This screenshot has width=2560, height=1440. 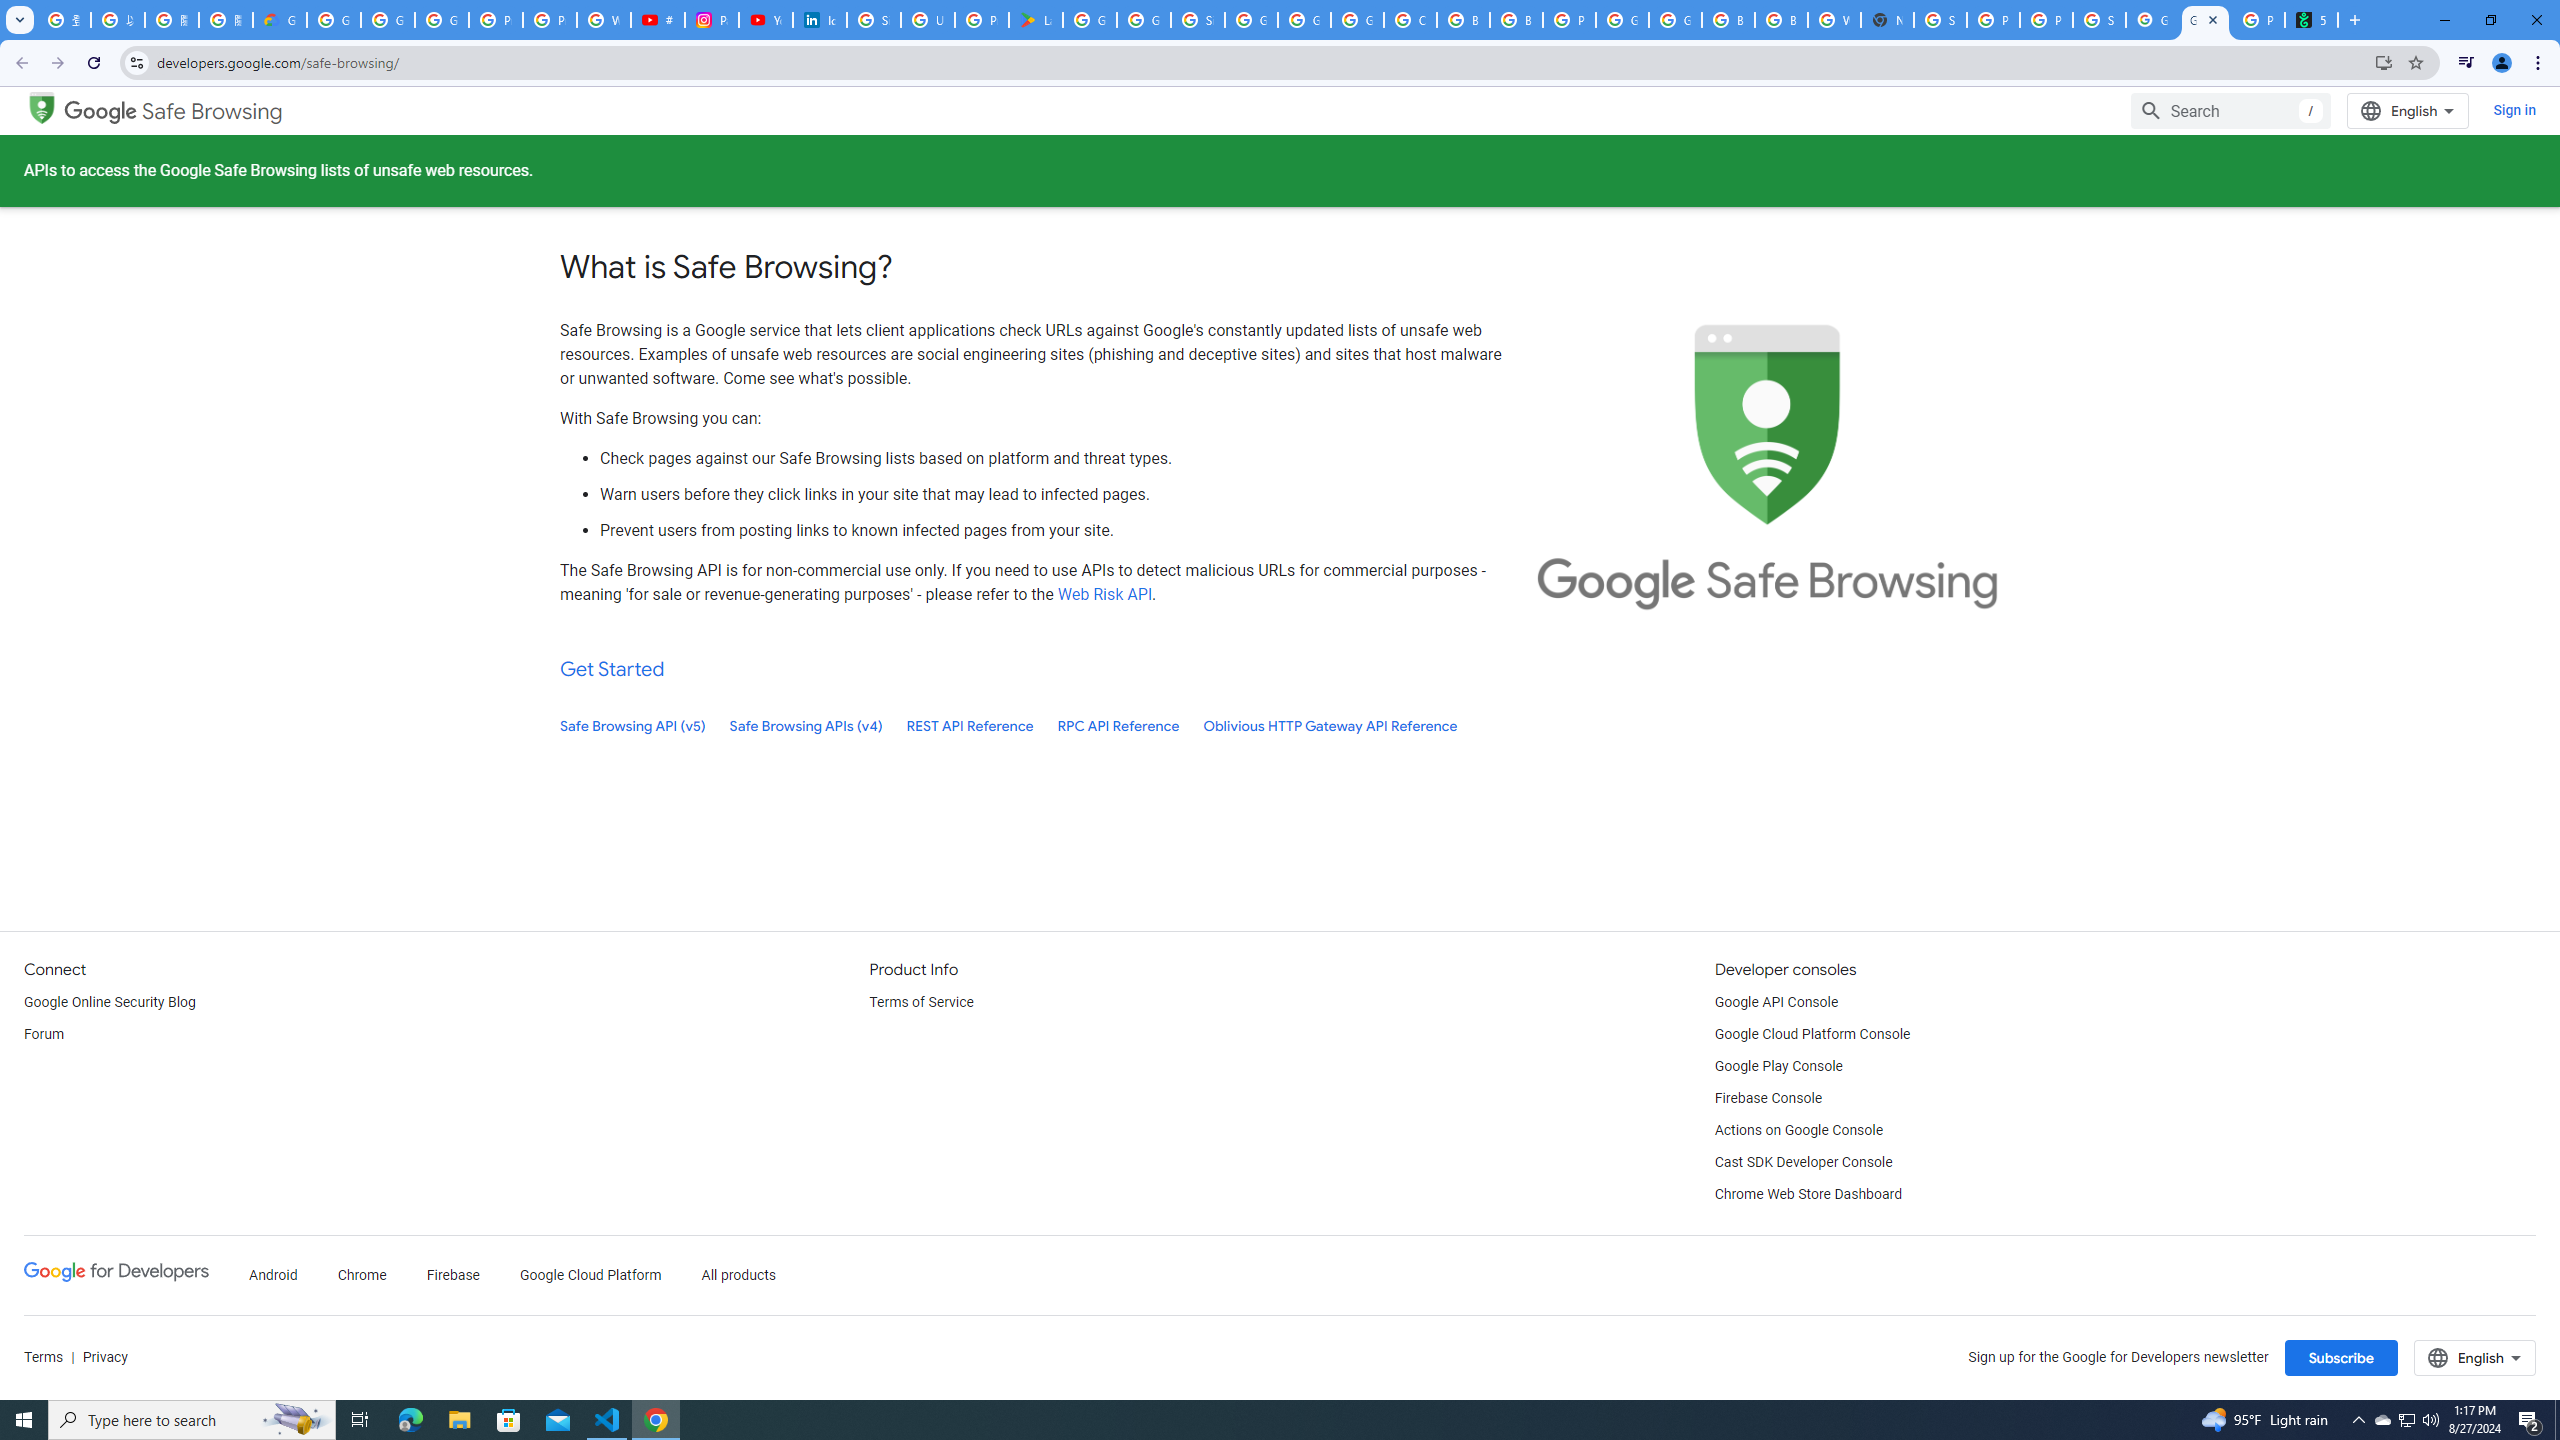 I want to click on 'Subscribe', so click(x=2340, y=1357).